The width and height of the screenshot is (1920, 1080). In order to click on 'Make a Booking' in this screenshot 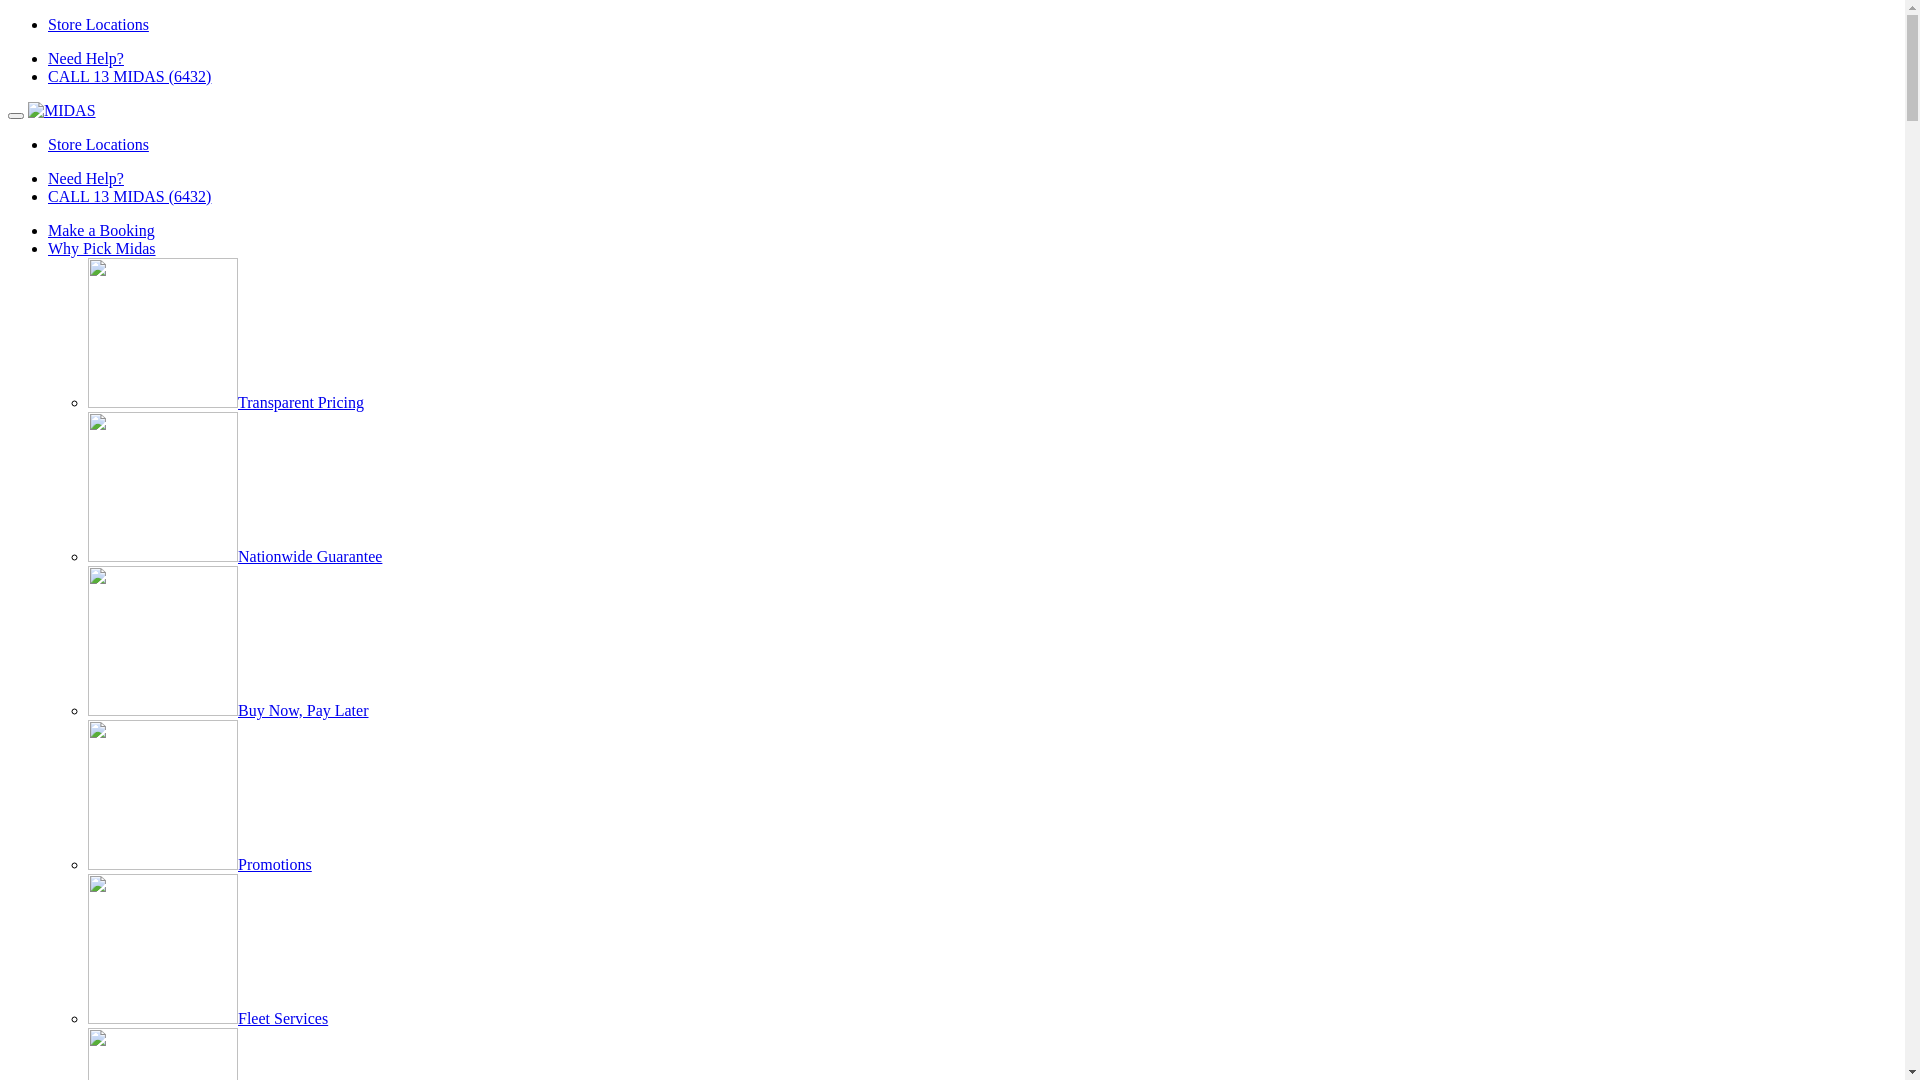, I will do `click(100, 229)`.